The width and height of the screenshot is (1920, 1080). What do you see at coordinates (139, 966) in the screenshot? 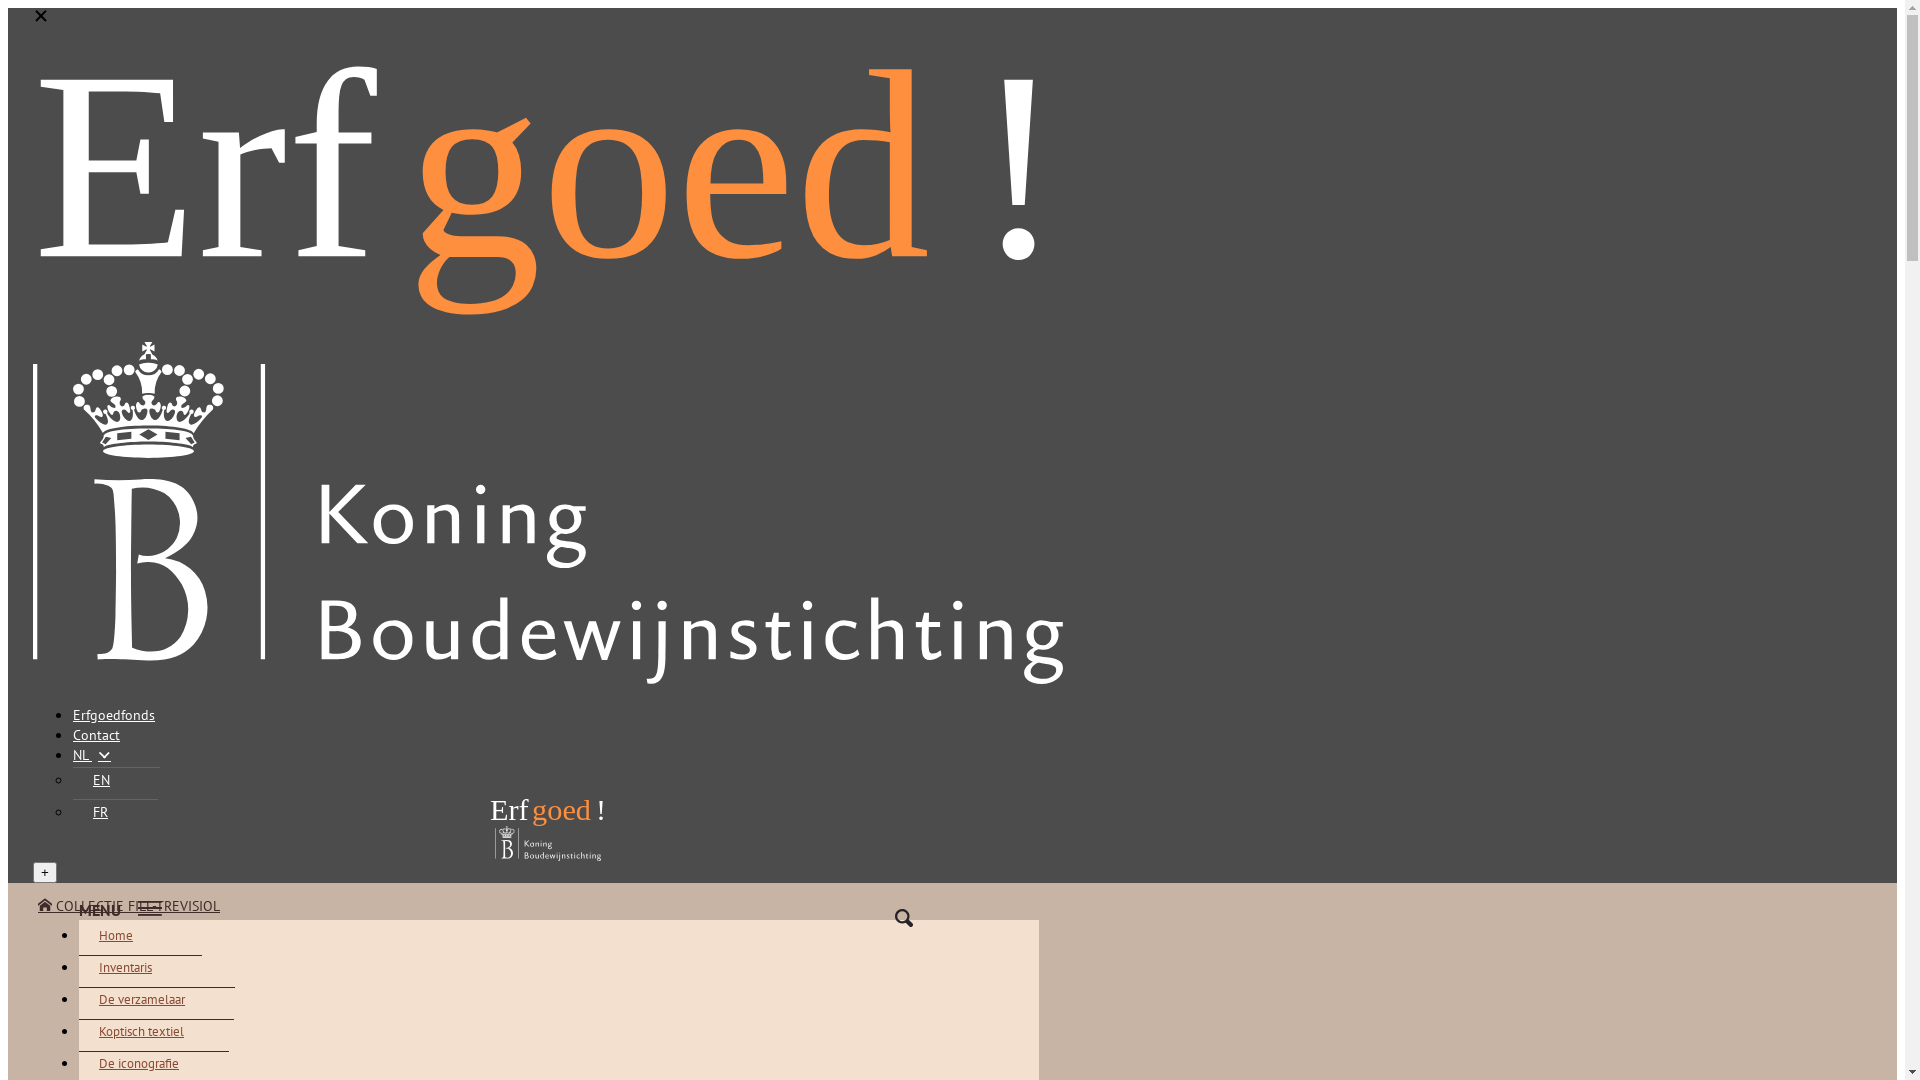
I see `'Inventaris'` at bounding box center [139, 966].